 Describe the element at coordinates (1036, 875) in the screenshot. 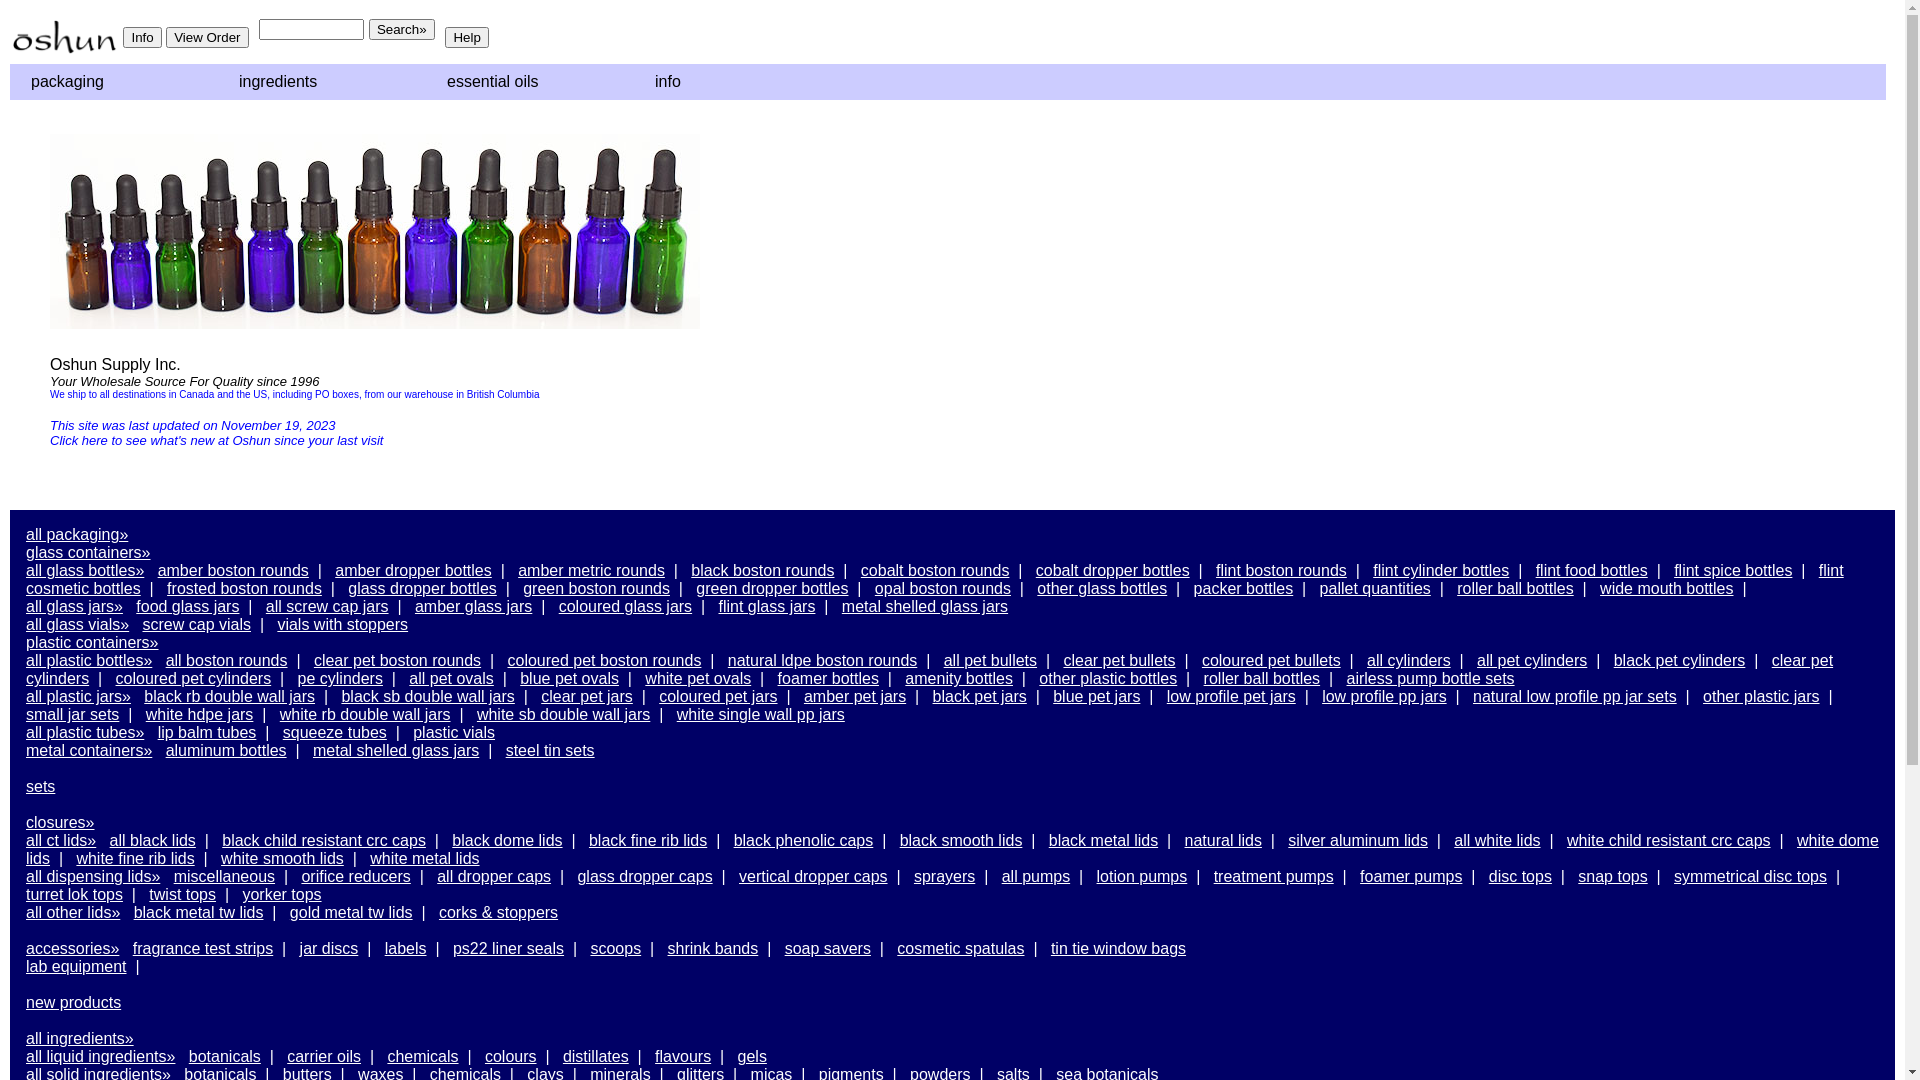

I see `'all pumps'` at that location.